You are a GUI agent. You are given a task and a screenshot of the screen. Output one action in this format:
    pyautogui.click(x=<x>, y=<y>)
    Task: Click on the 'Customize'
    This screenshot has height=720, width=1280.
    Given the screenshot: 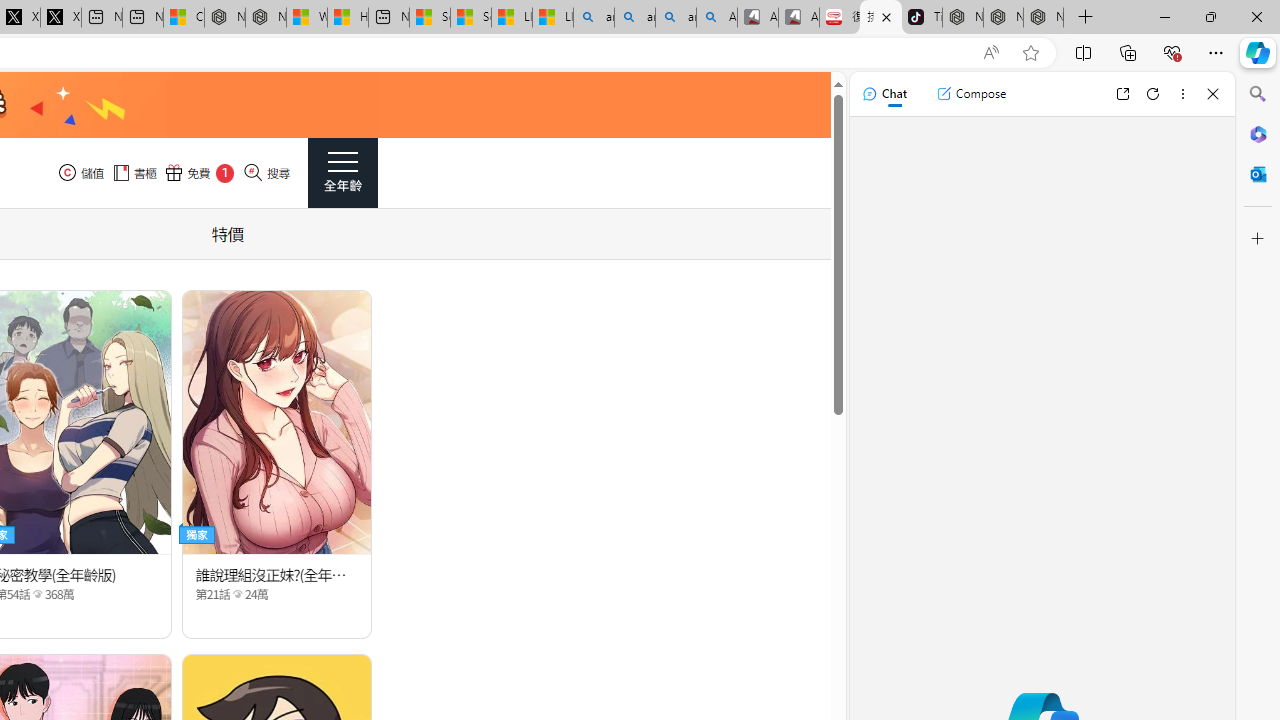 What is the action you would take?
    pyautogui.click(x=1257, y=238)
    